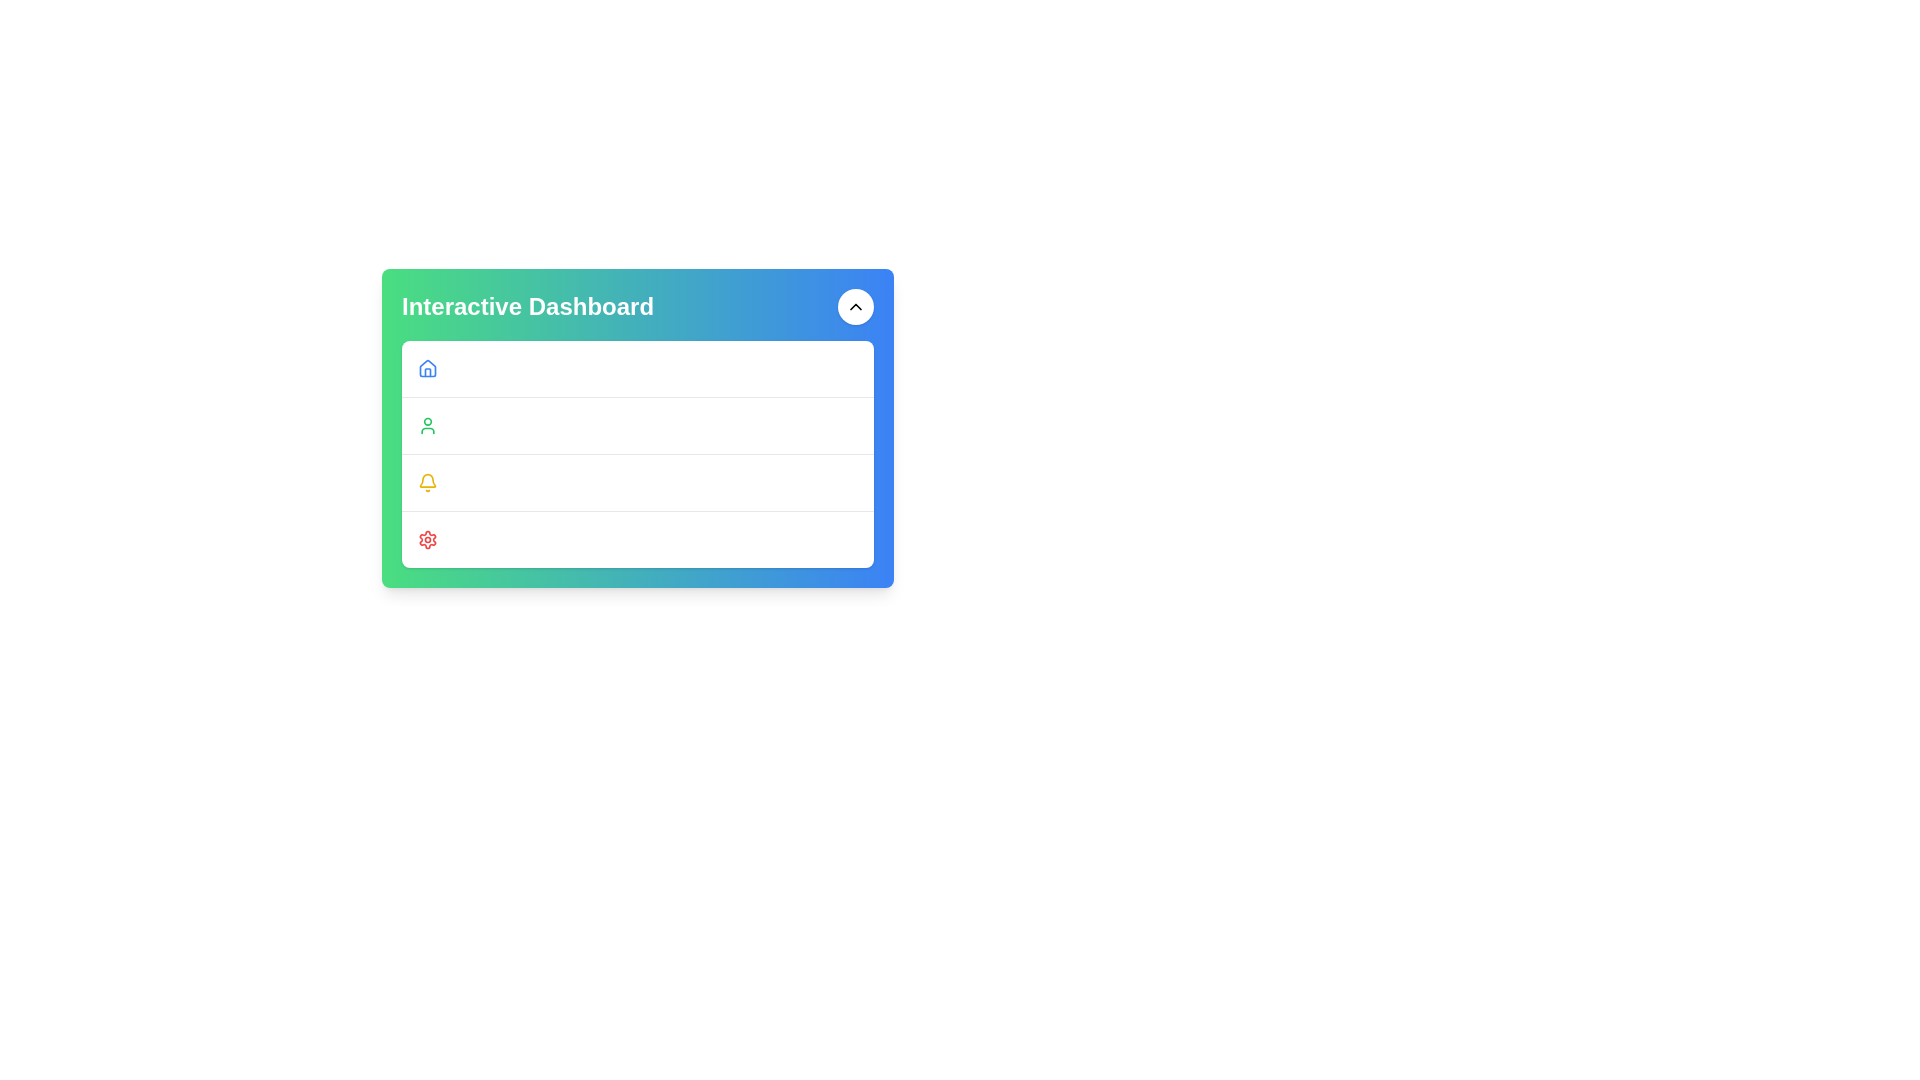  What do you see at coordinates (637, 369) in the screenshot?
I see `the first navigational button in the vertical menu of the 'Interactive Dashboard'` at bounding box center [637, 369].